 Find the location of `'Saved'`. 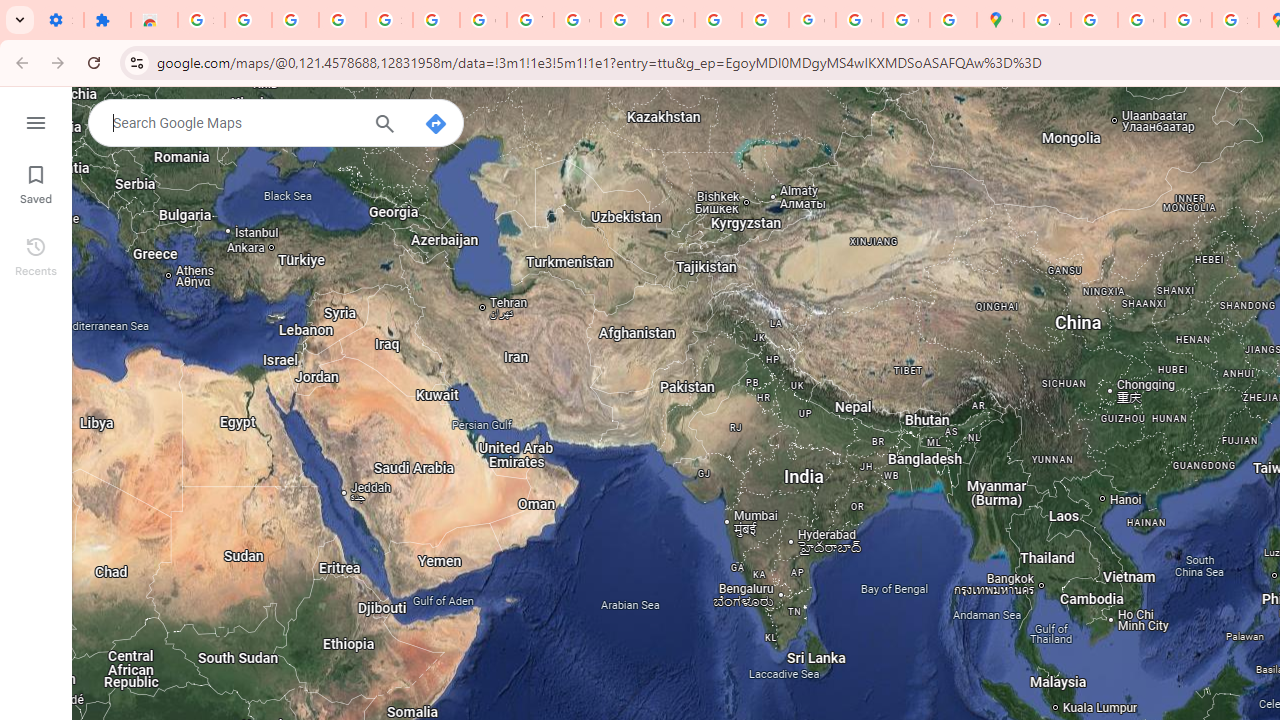

'Saved' is located at coordinates (35, 182).